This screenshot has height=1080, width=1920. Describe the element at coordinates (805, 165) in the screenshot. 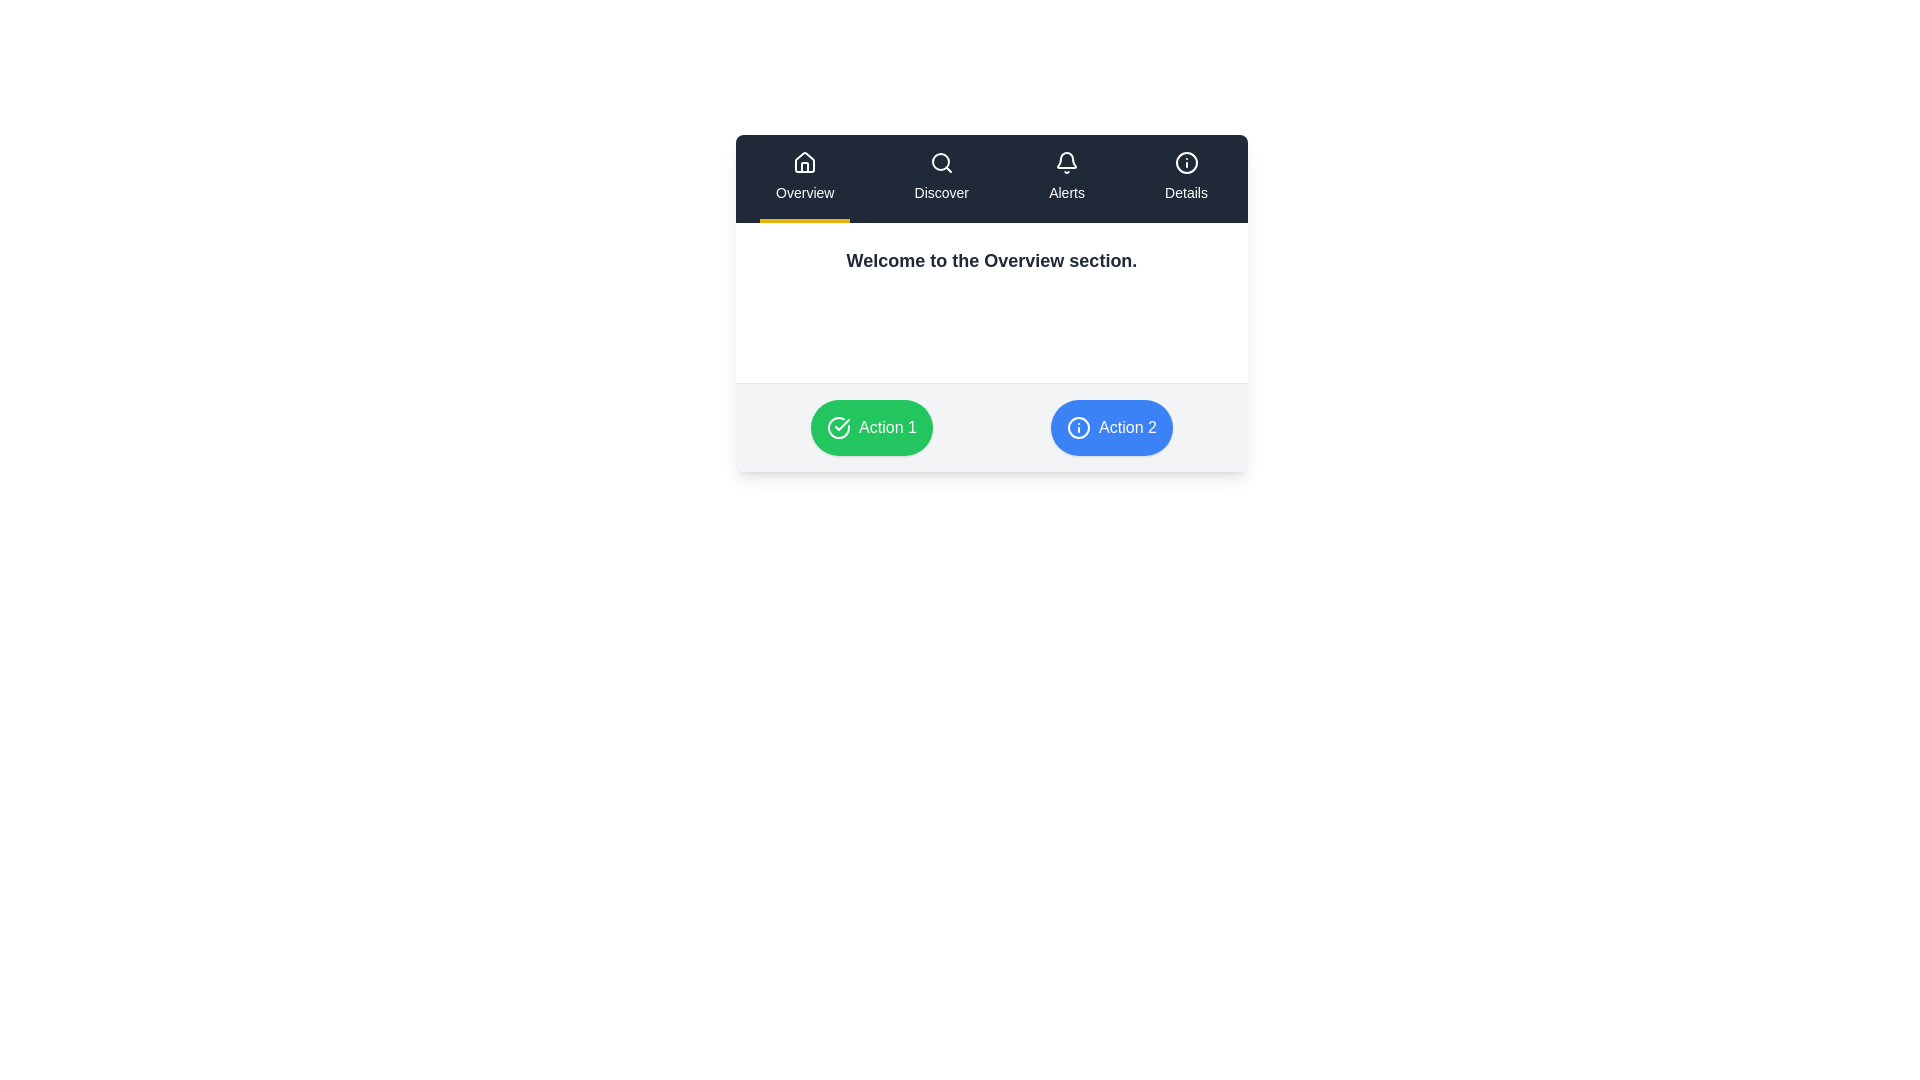

I see `the 'home' navigation icon located in the top-left corner of the navigation bar` at that location.